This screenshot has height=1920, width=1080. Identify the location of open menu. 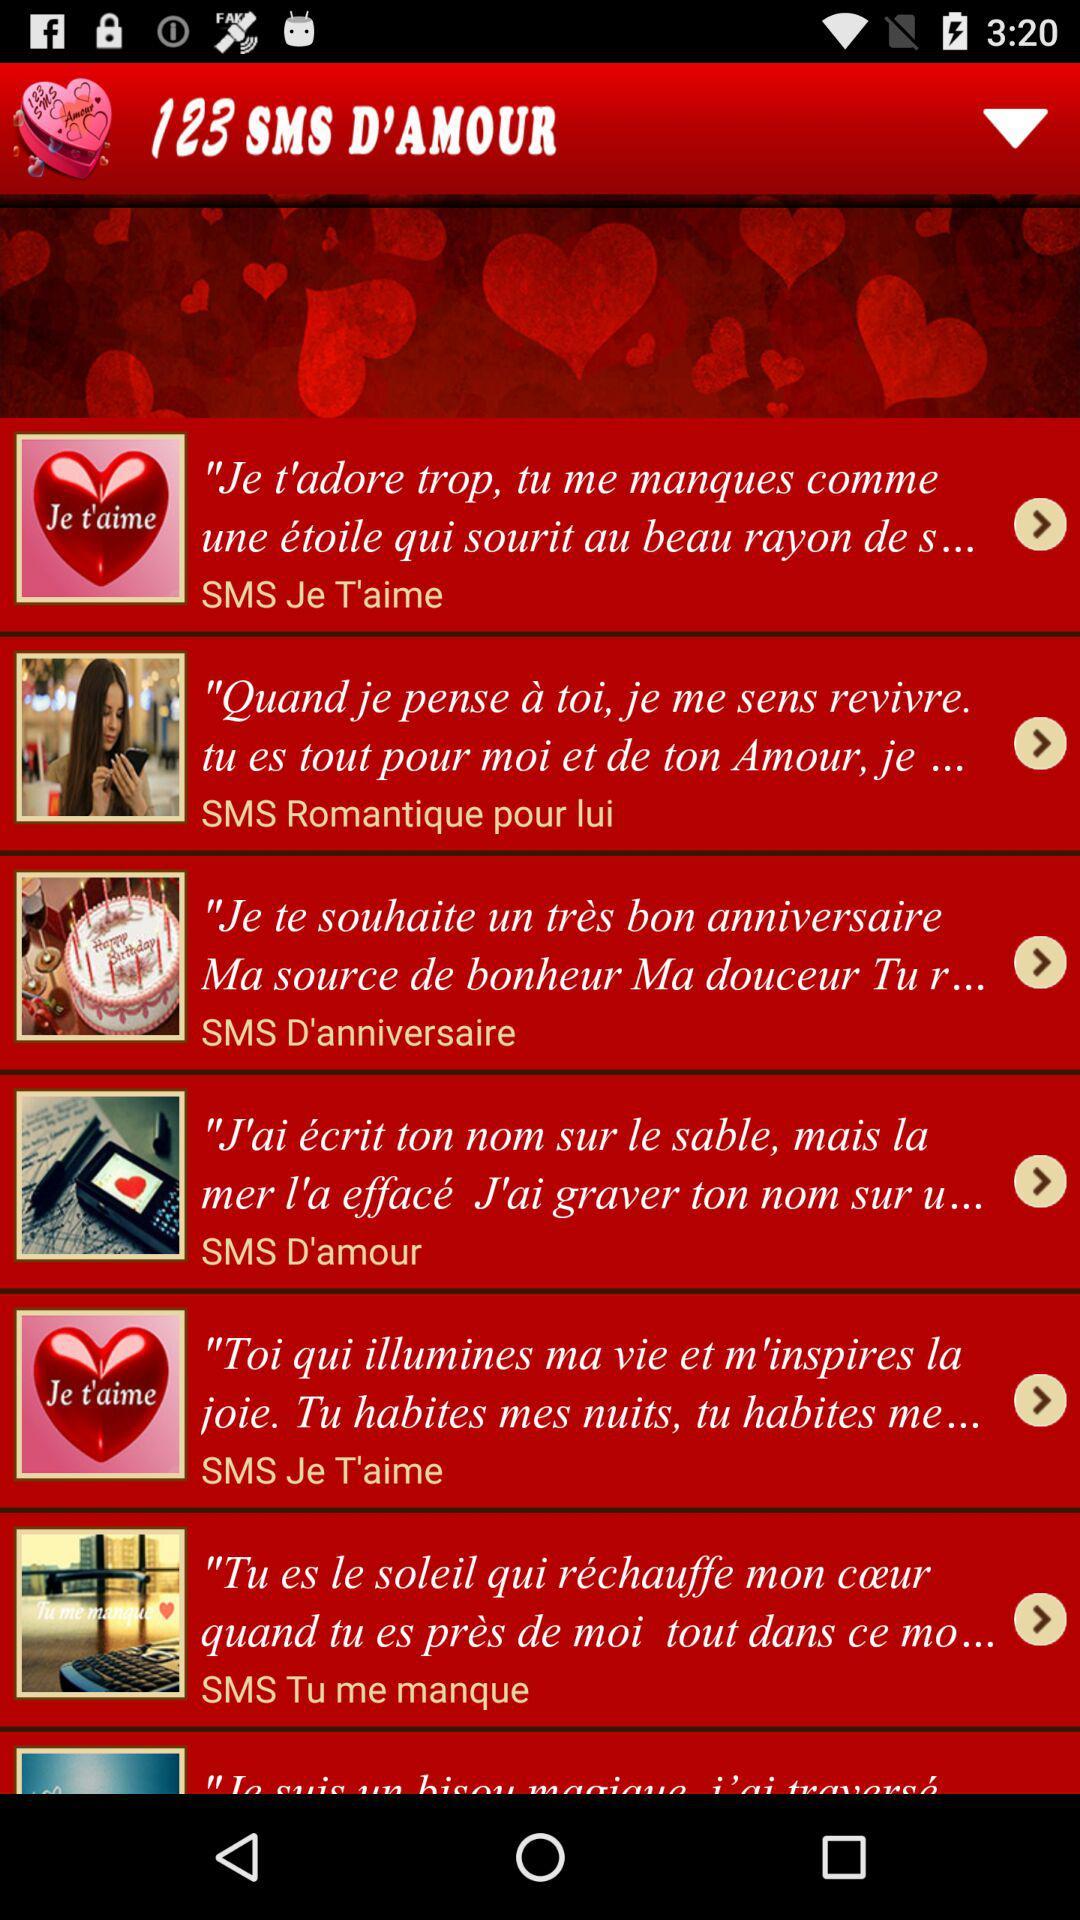
(1015, 127).